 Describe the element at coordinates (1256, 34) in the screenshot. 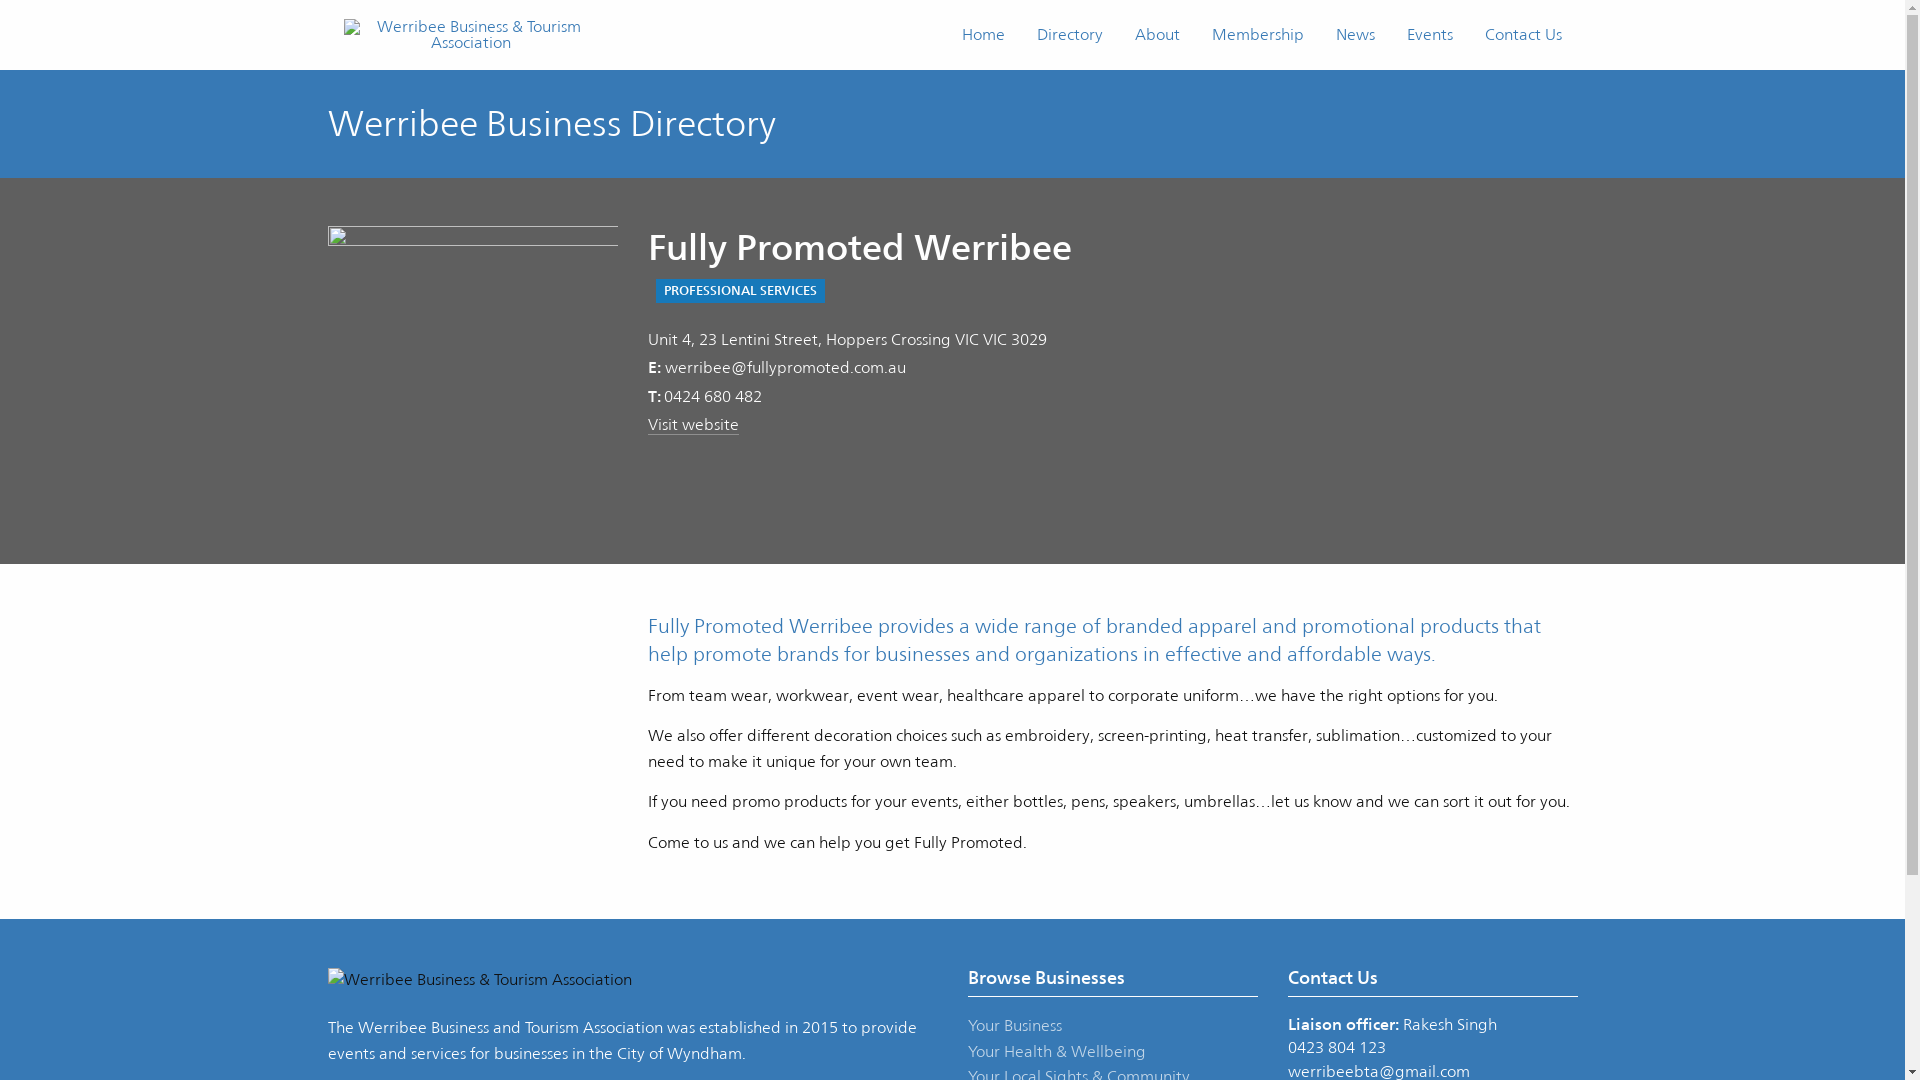

I see `'Membership'` at that location.